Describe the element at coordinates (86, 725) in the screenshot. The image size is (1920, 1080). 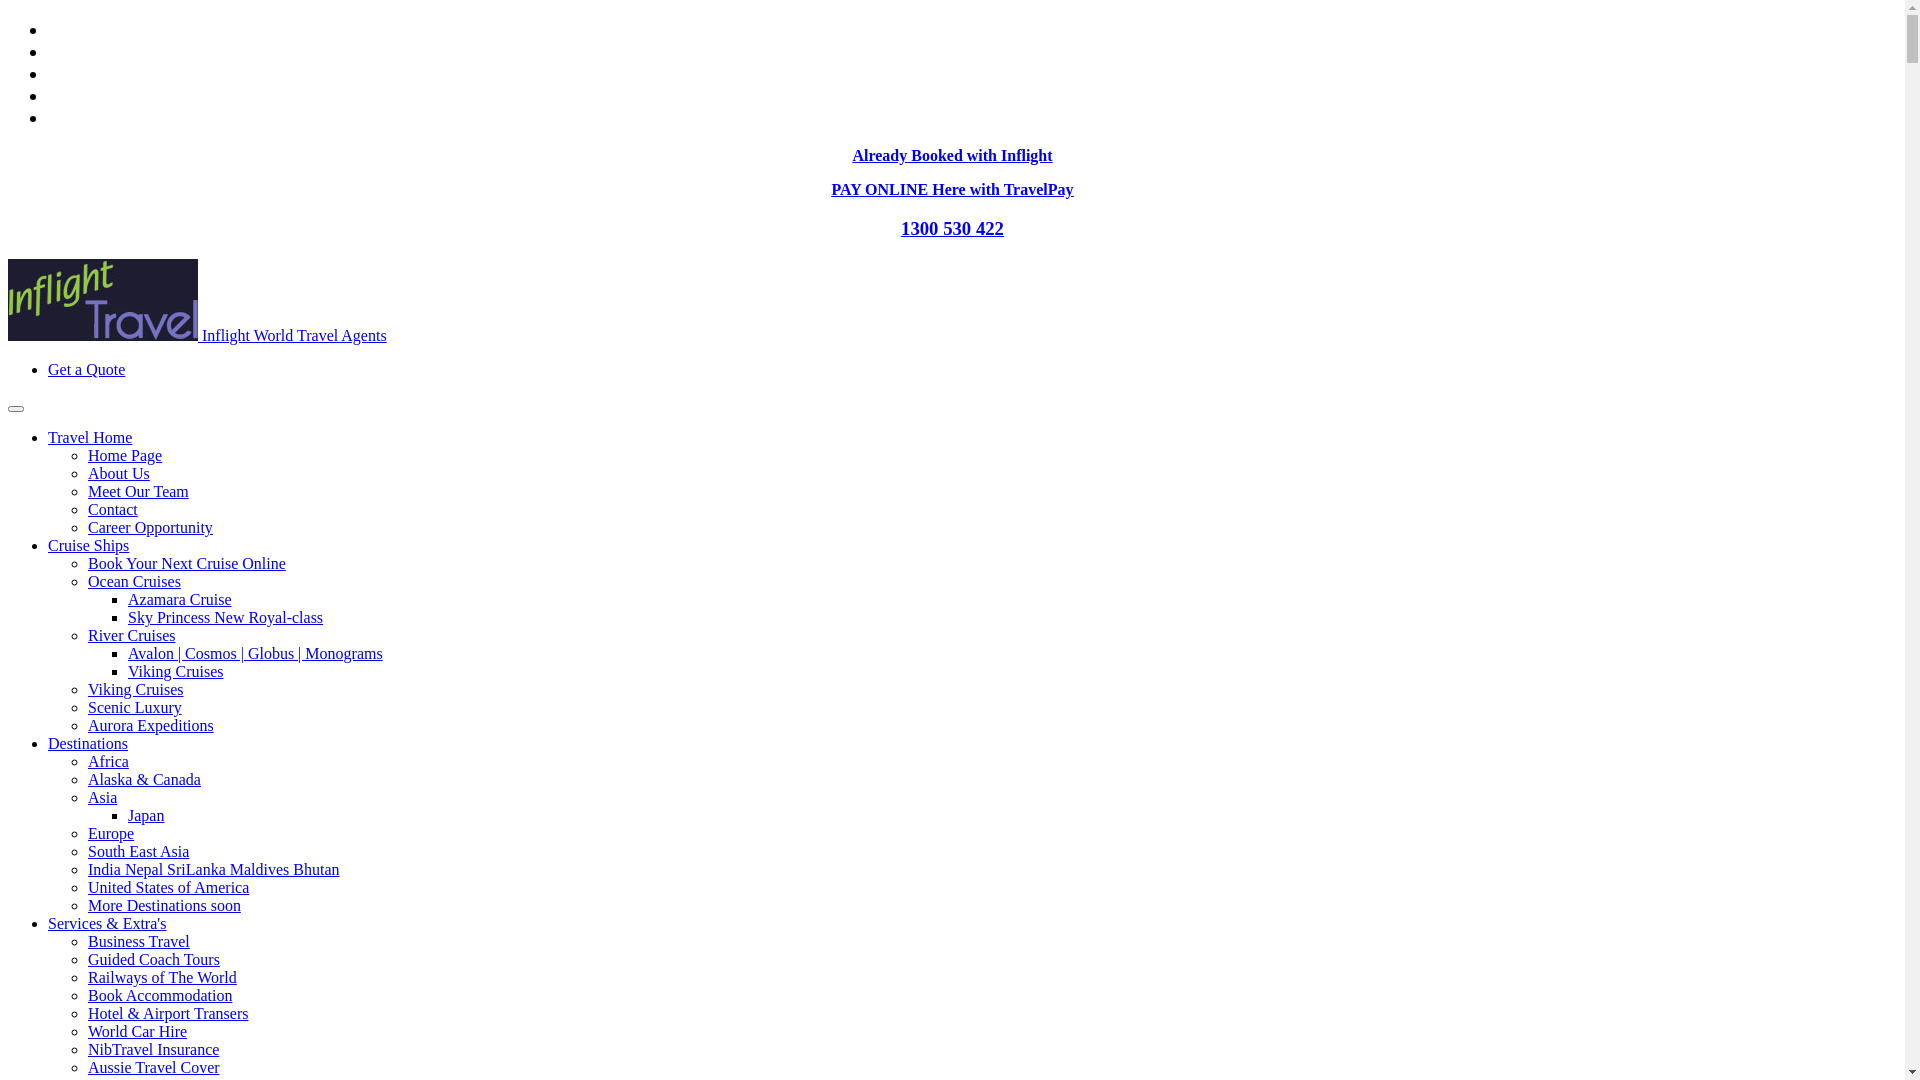
I see `'Aurora Expeditions'` at that location.